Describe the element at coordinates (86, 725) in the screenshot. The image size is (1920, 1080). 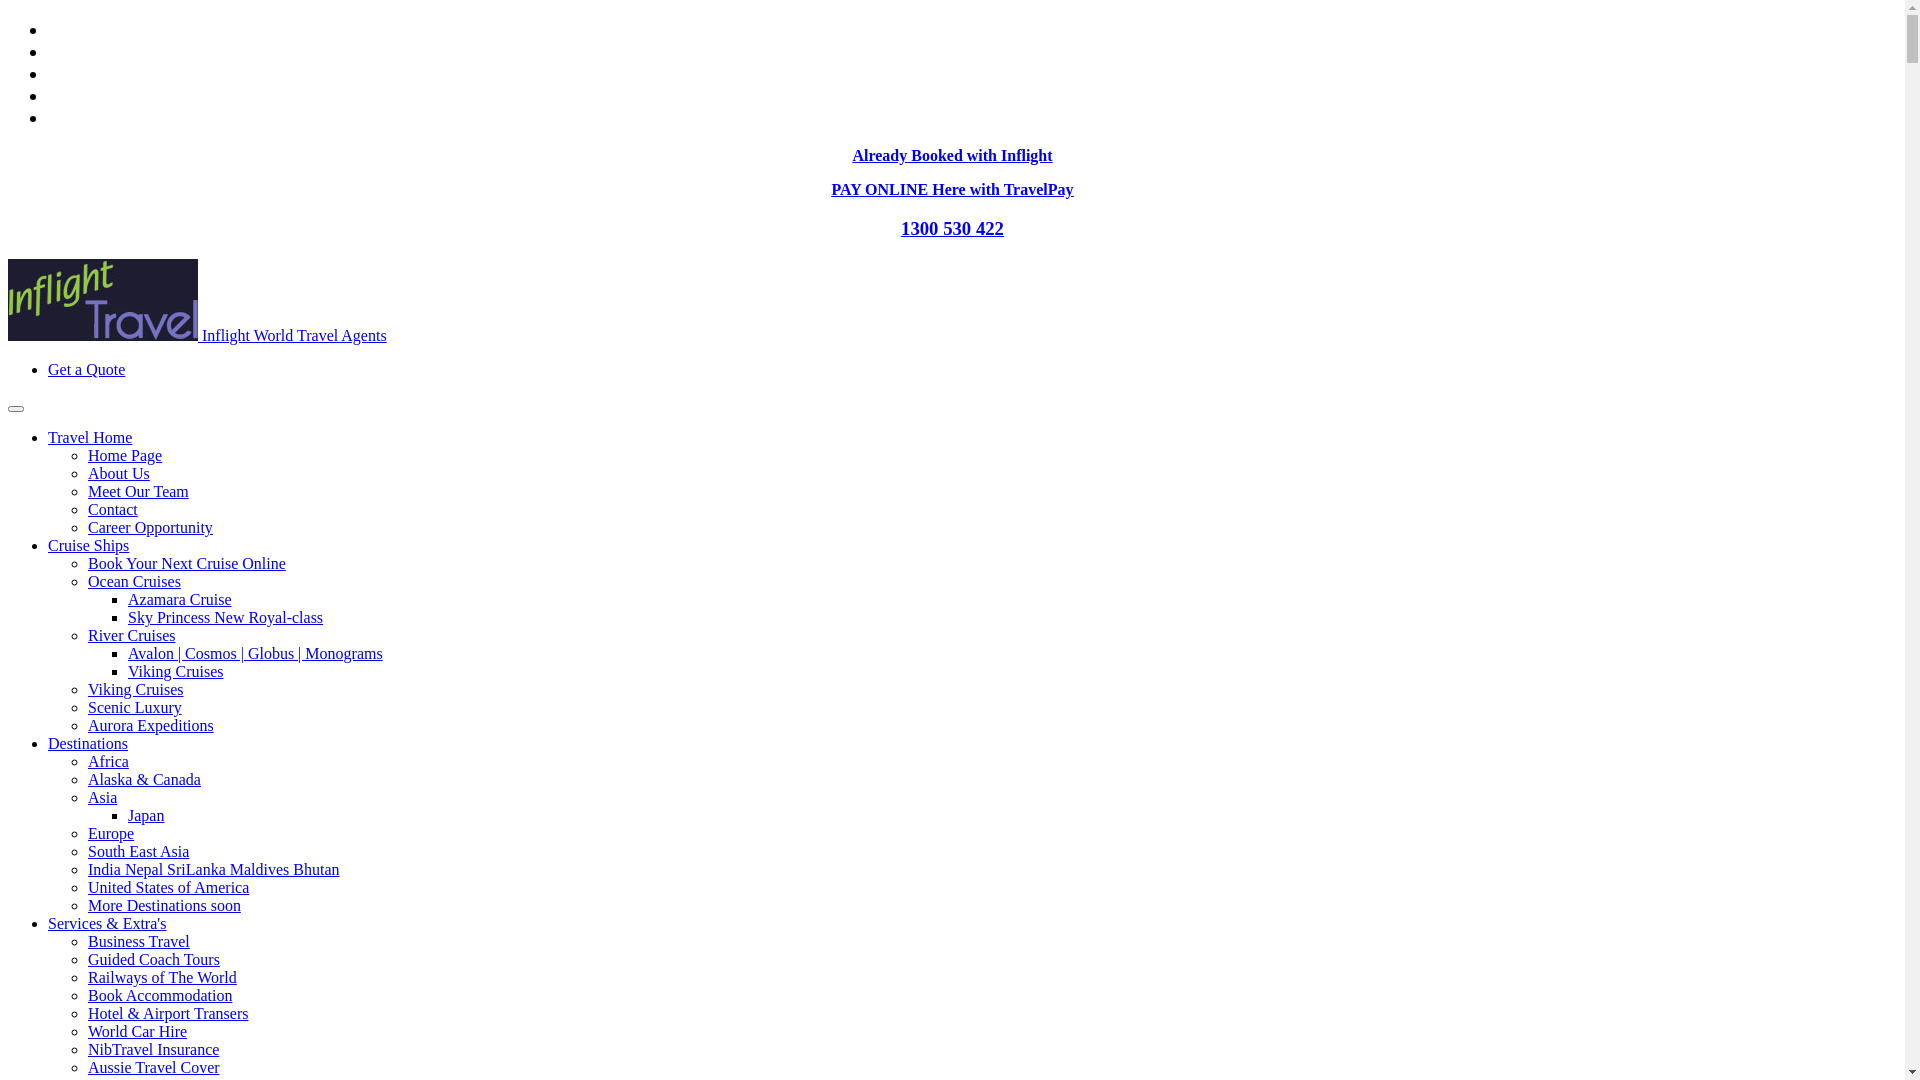
I see `'Aurora Expeditions'` at that location.